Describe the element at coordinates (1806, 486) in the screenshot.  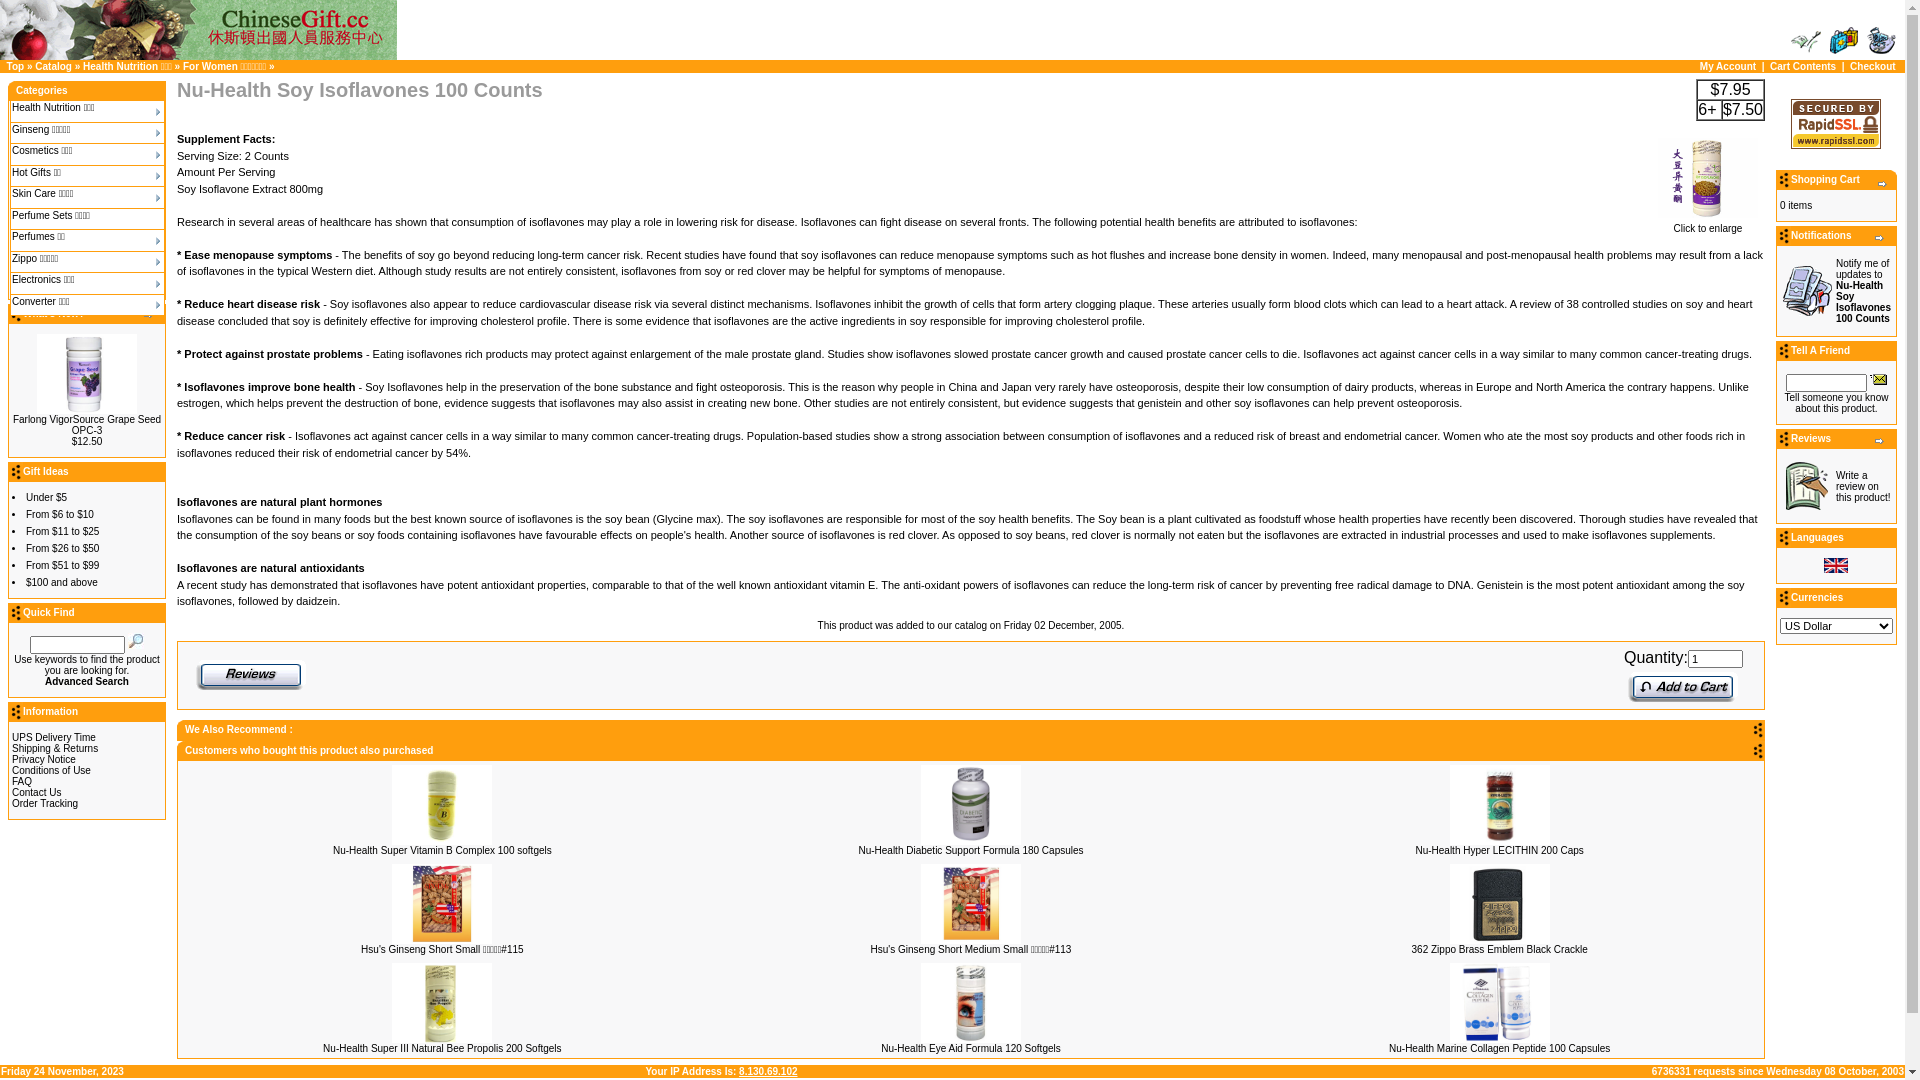
I see `' Write Review '` at that location.